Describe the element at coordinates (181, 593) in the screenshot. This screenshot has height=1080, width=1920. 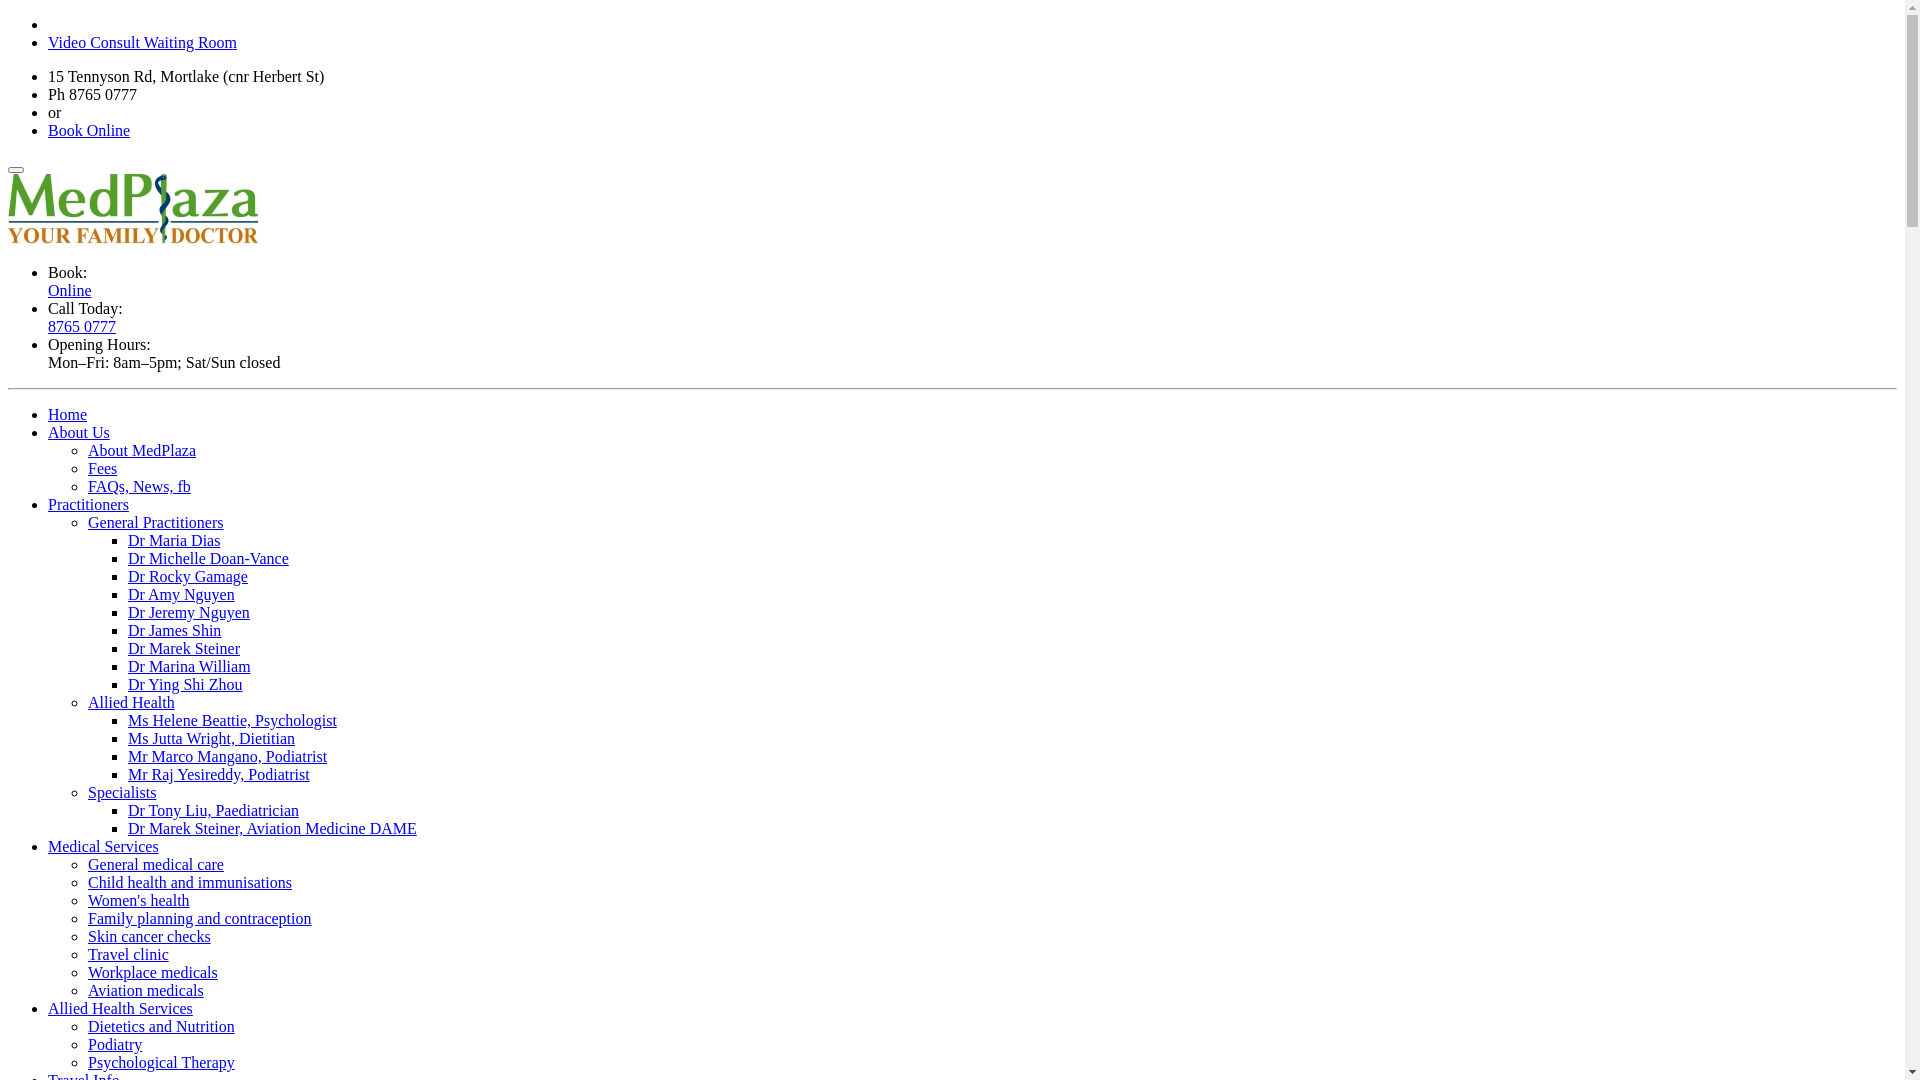
I see `'Dr Amy Nguyen'` at that location.